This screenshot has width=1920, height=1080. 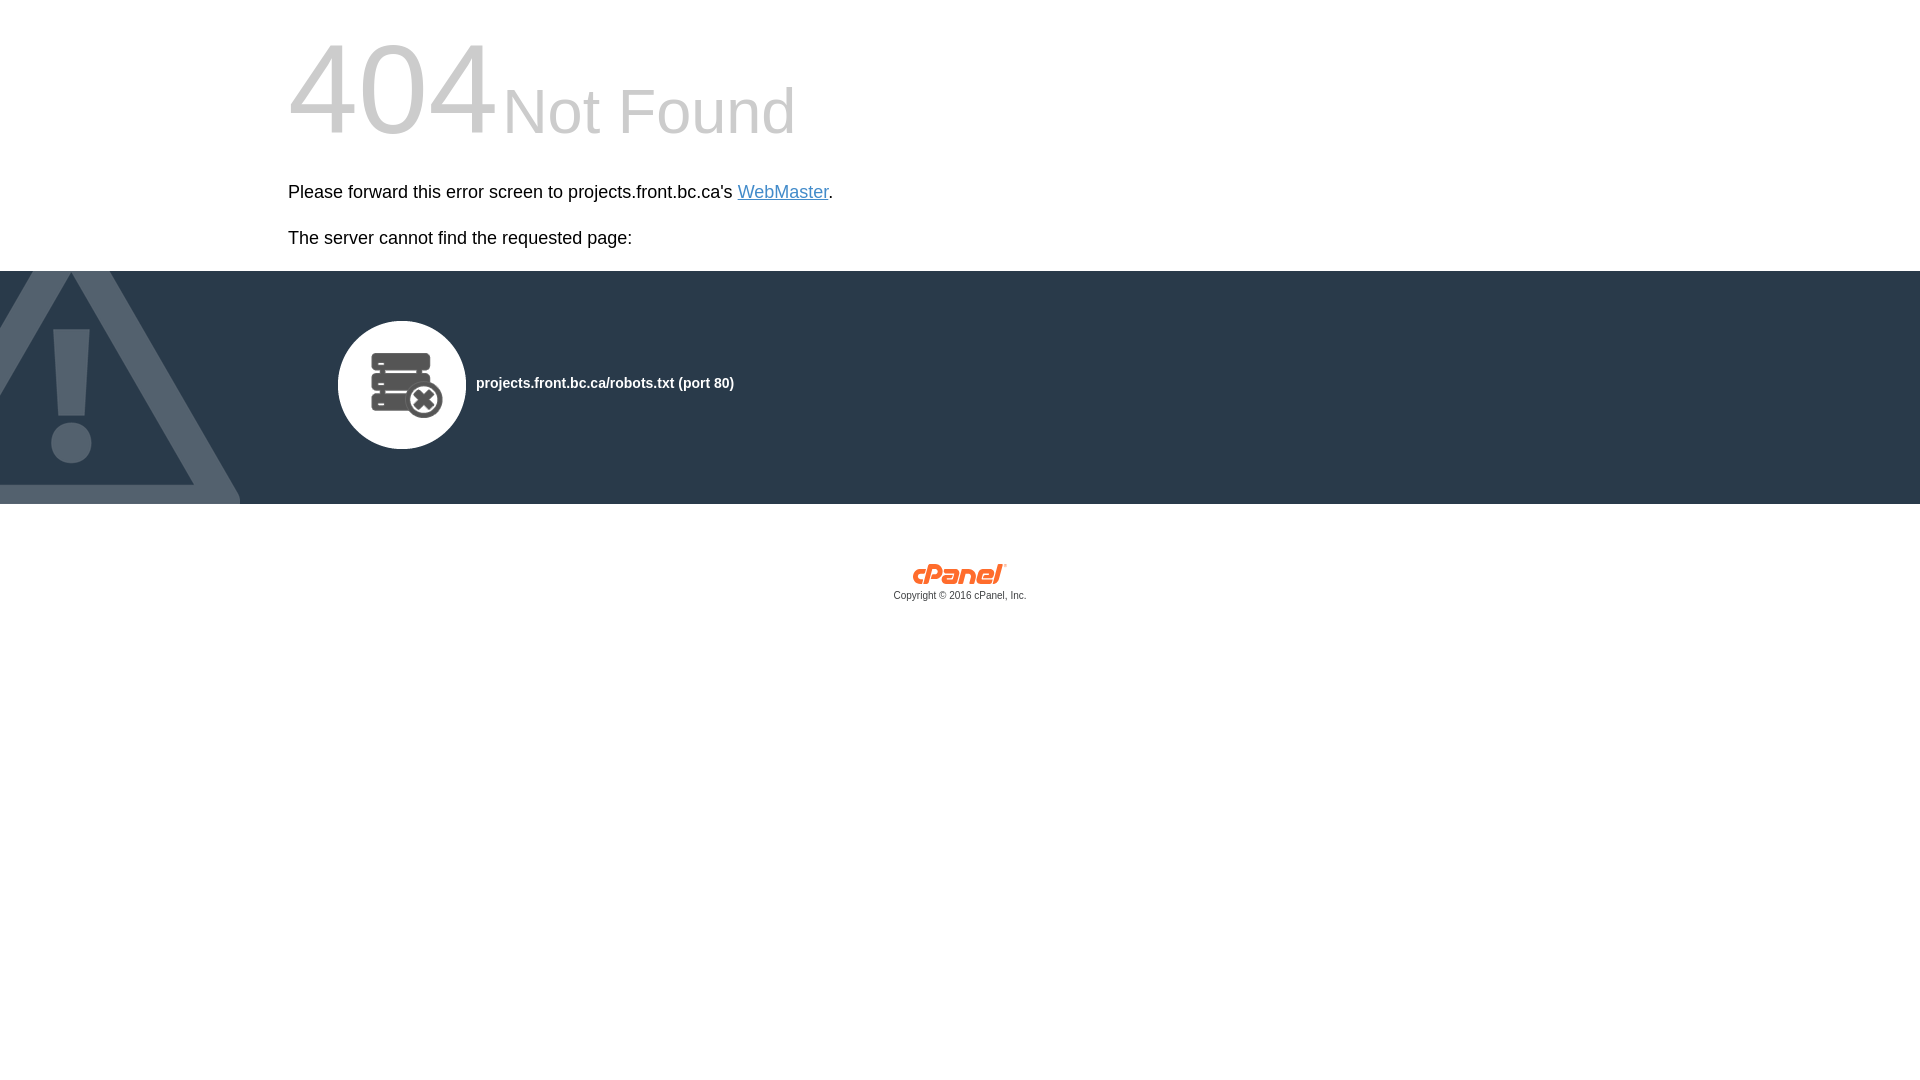 I want to click on 'WebMaster', so click(x=782, y=192).